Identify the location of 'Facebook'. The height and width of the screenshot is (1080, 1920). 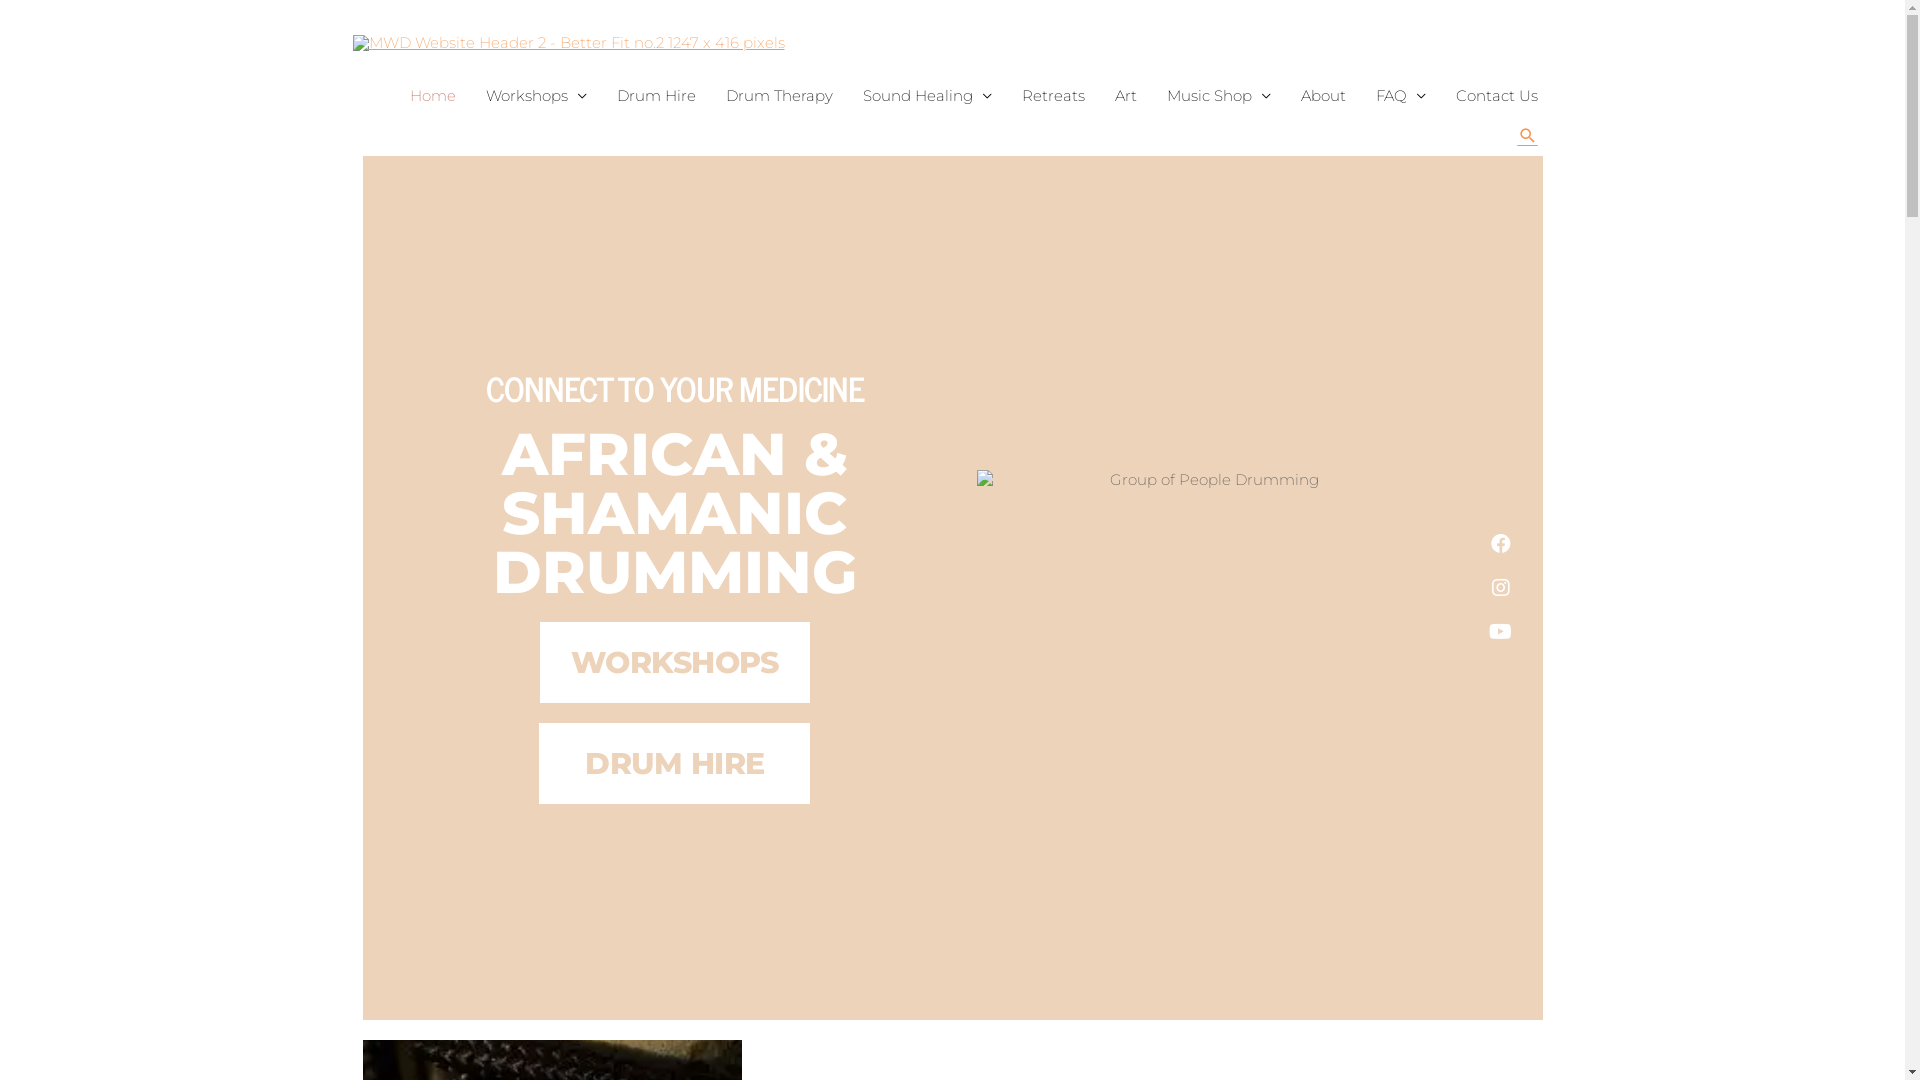
(1501, 543).